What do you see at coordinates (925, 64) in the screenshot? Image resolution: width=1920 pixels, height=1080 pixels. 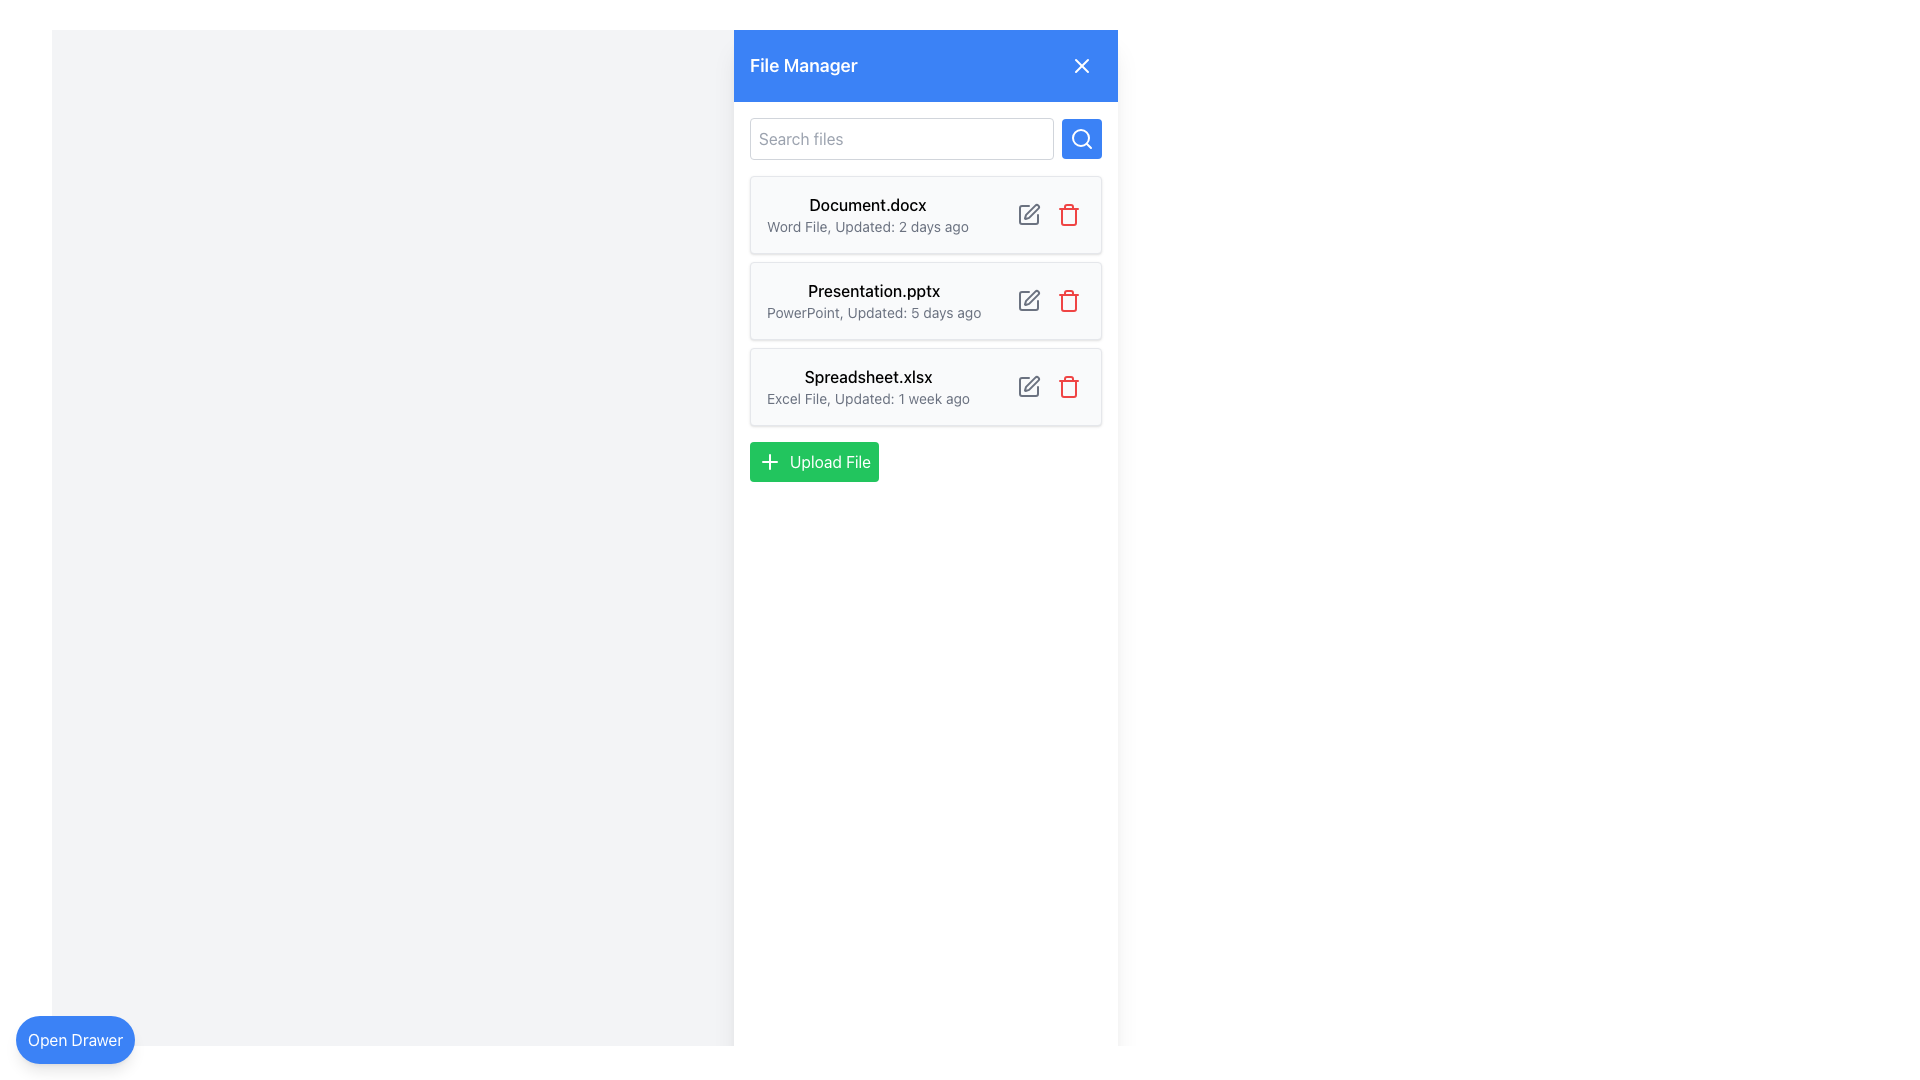 I see `the title bar of the file management panel located at the top of the right-side vertical drawer` at bounding box center [925, 64].